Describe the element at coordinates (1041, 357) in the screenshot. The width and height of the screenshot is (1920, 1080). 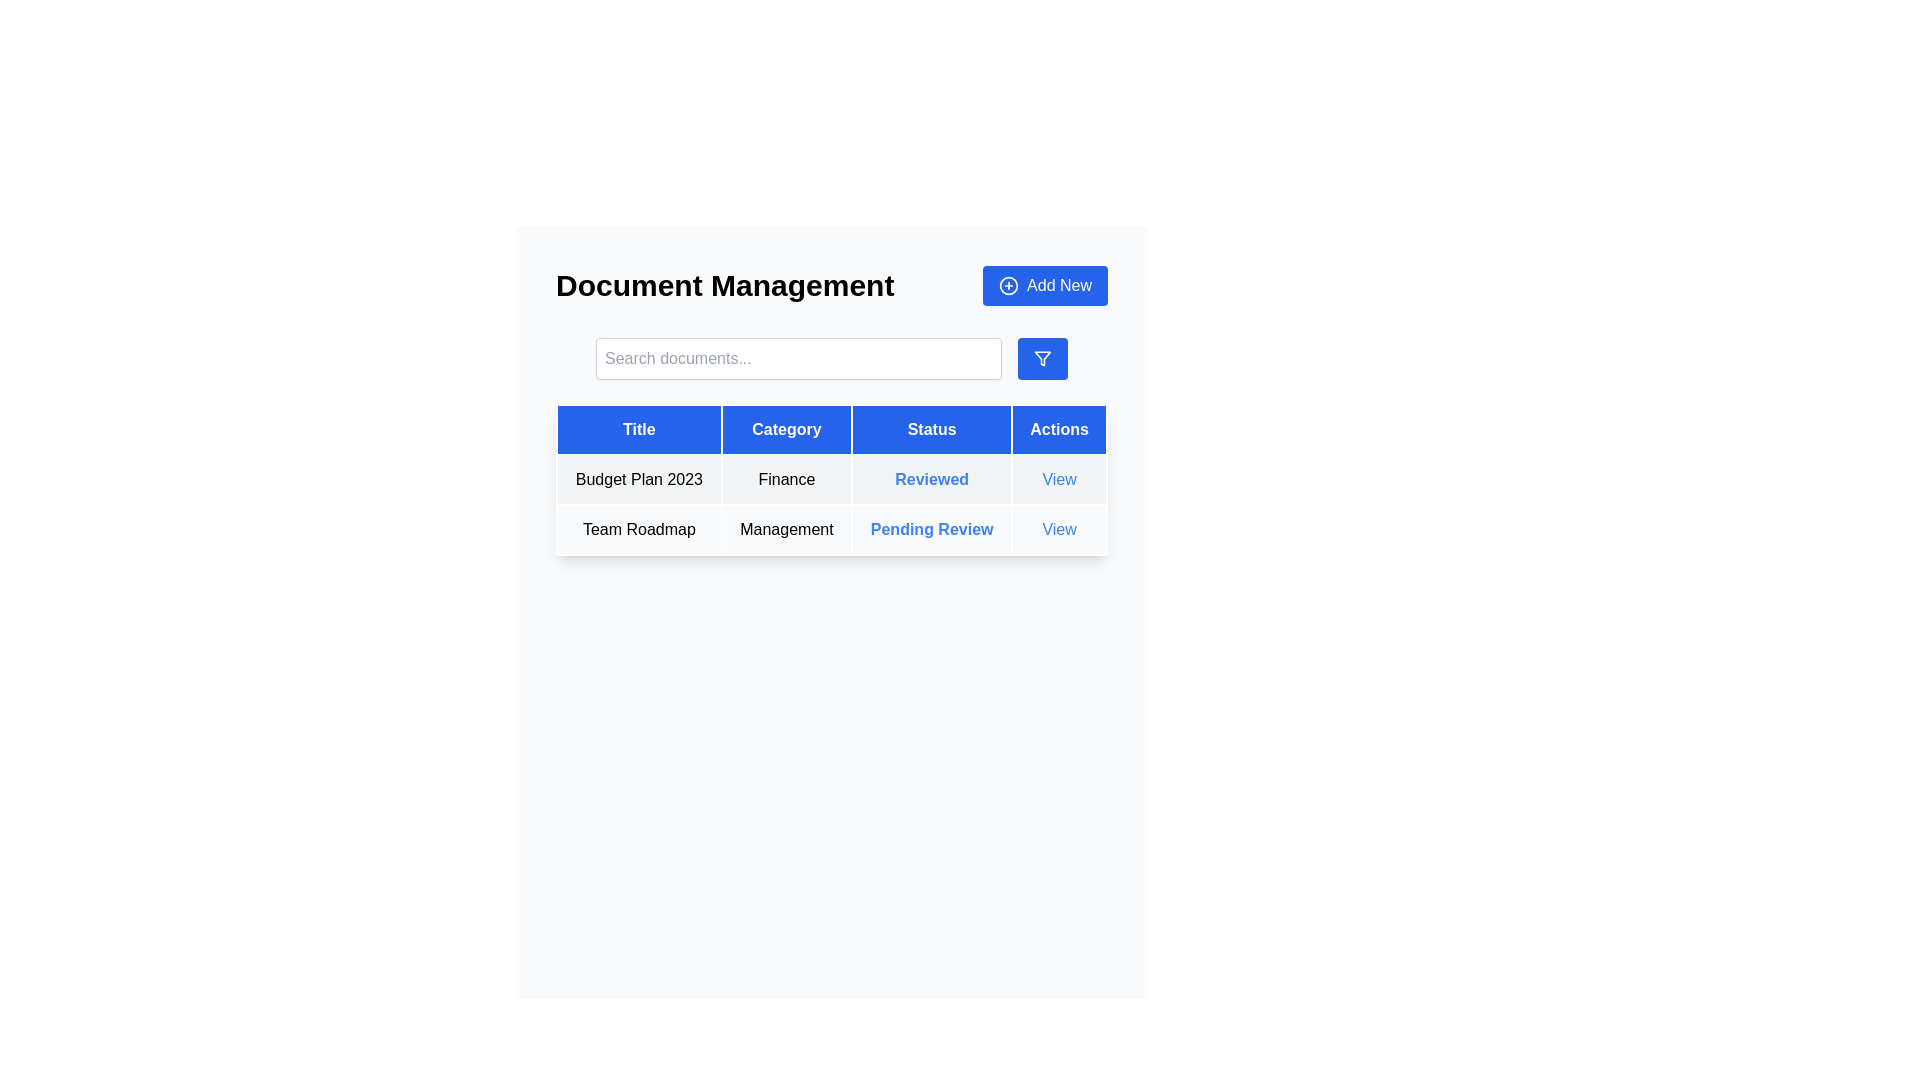
I see `the filter icon located in the top right corner of the interface, adjacent to the text search input box and beneath the 'Add New' button` at that location.